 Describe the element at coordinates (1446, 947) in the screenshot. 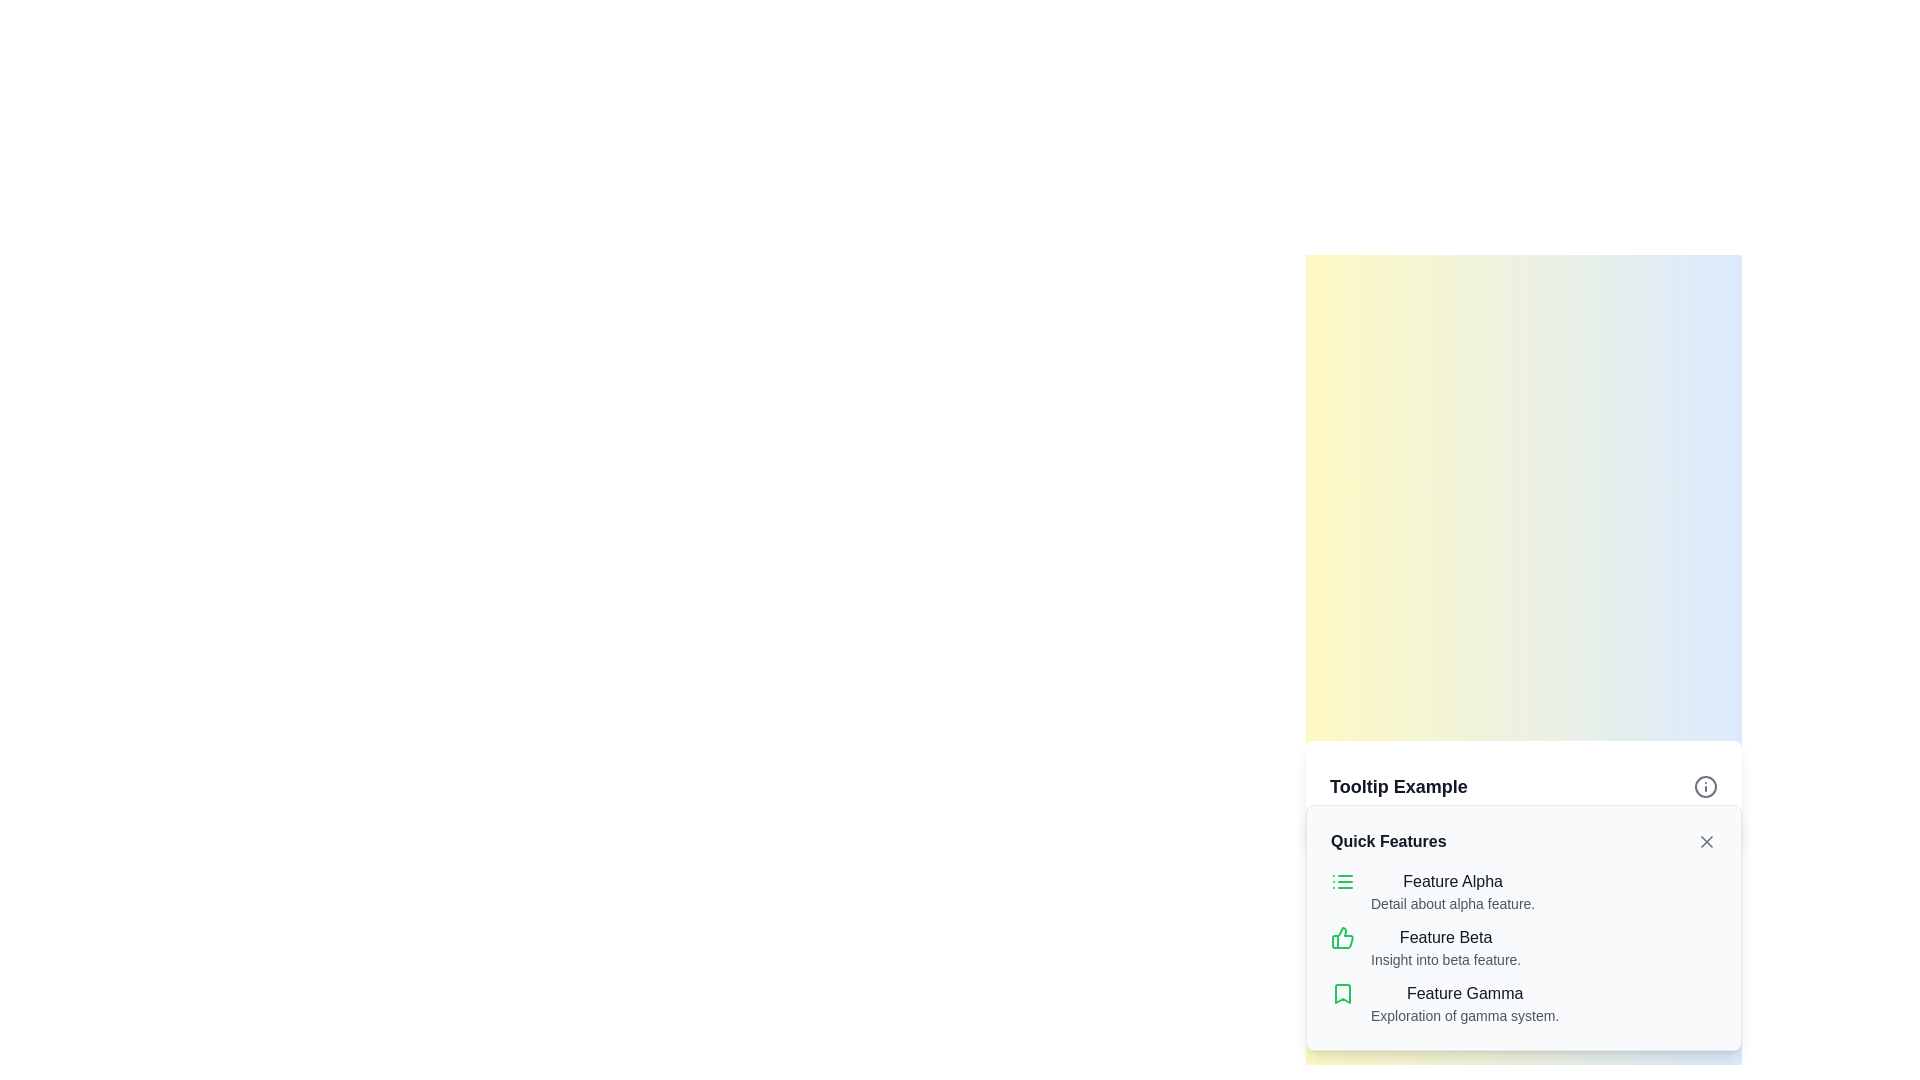

I see `the text block titled 'Feature Beta' which contains a bold, dark-gray title and a smaller, lighter gray description, located in the second row of the 'Quick Features' section` at that location.